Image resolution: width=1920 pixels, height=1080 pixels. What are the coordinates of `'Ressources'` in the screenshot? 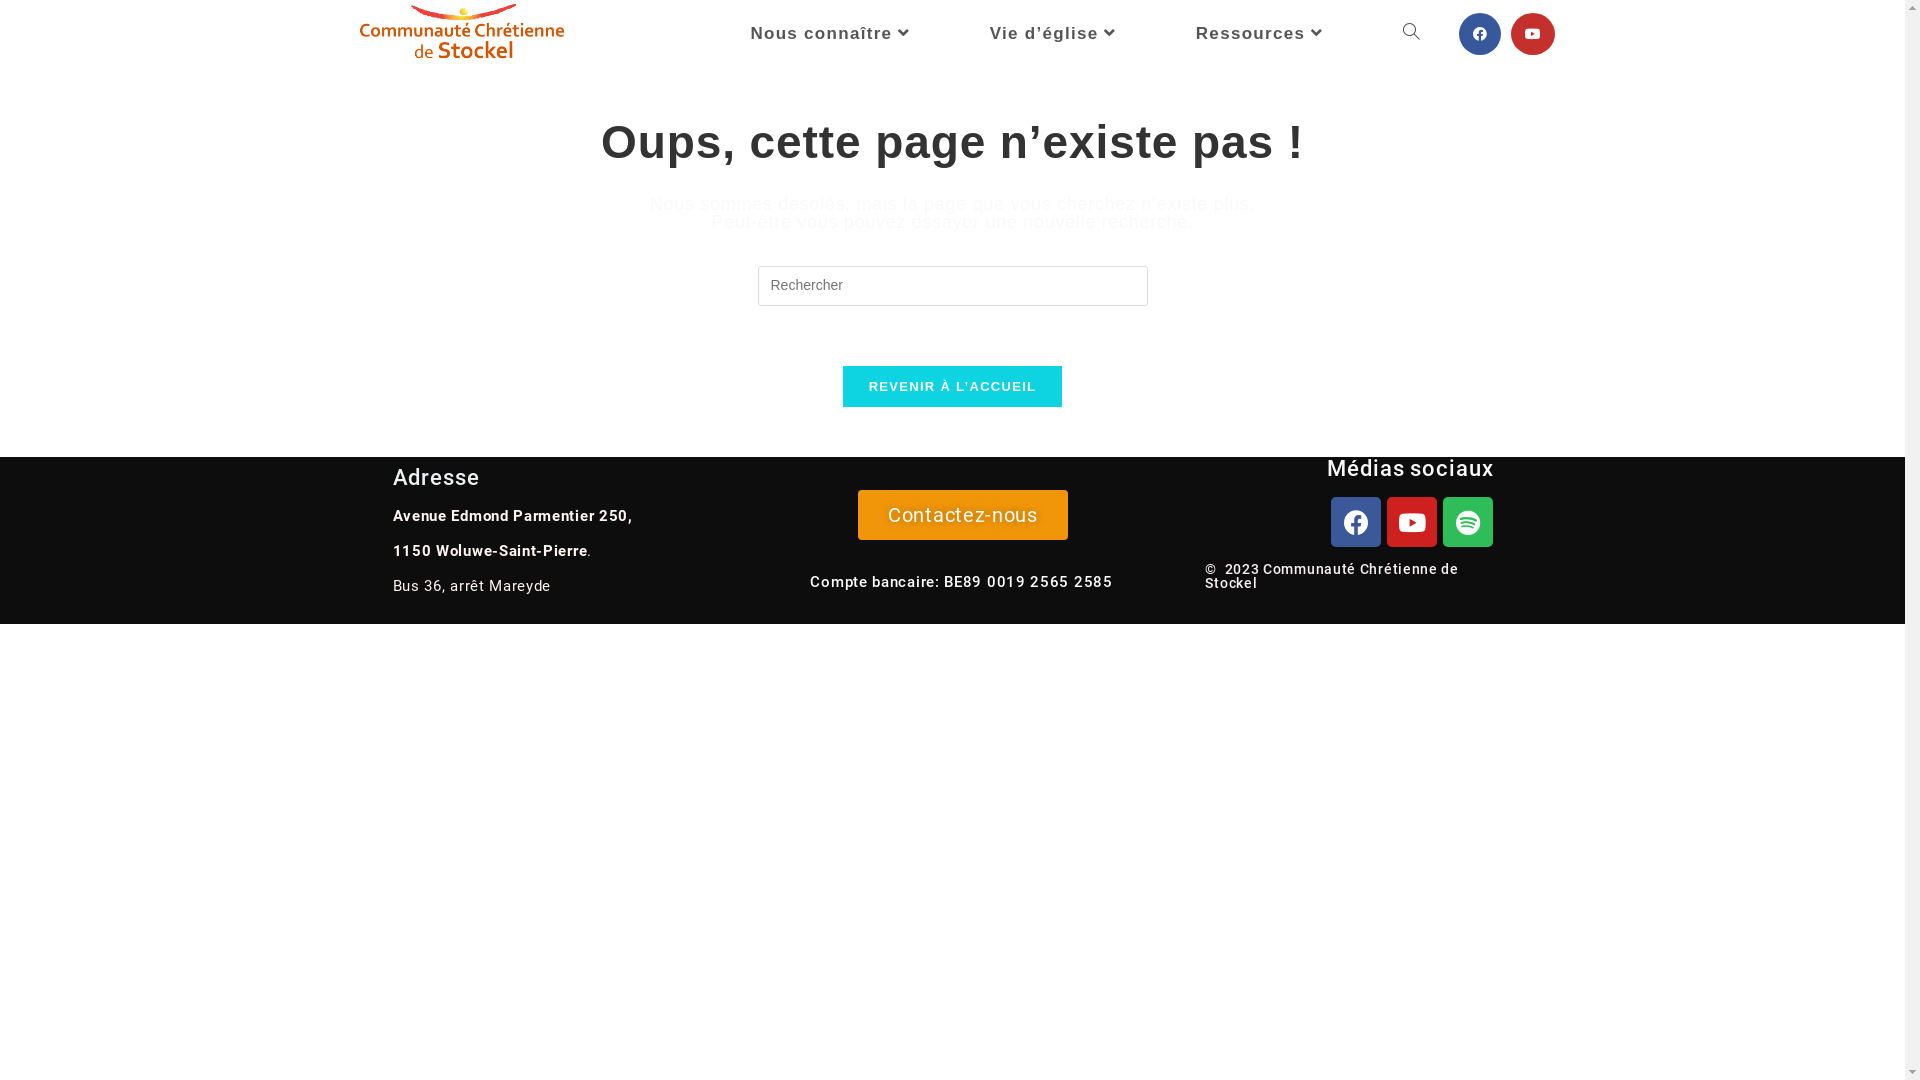 It's located at (1261, 34).